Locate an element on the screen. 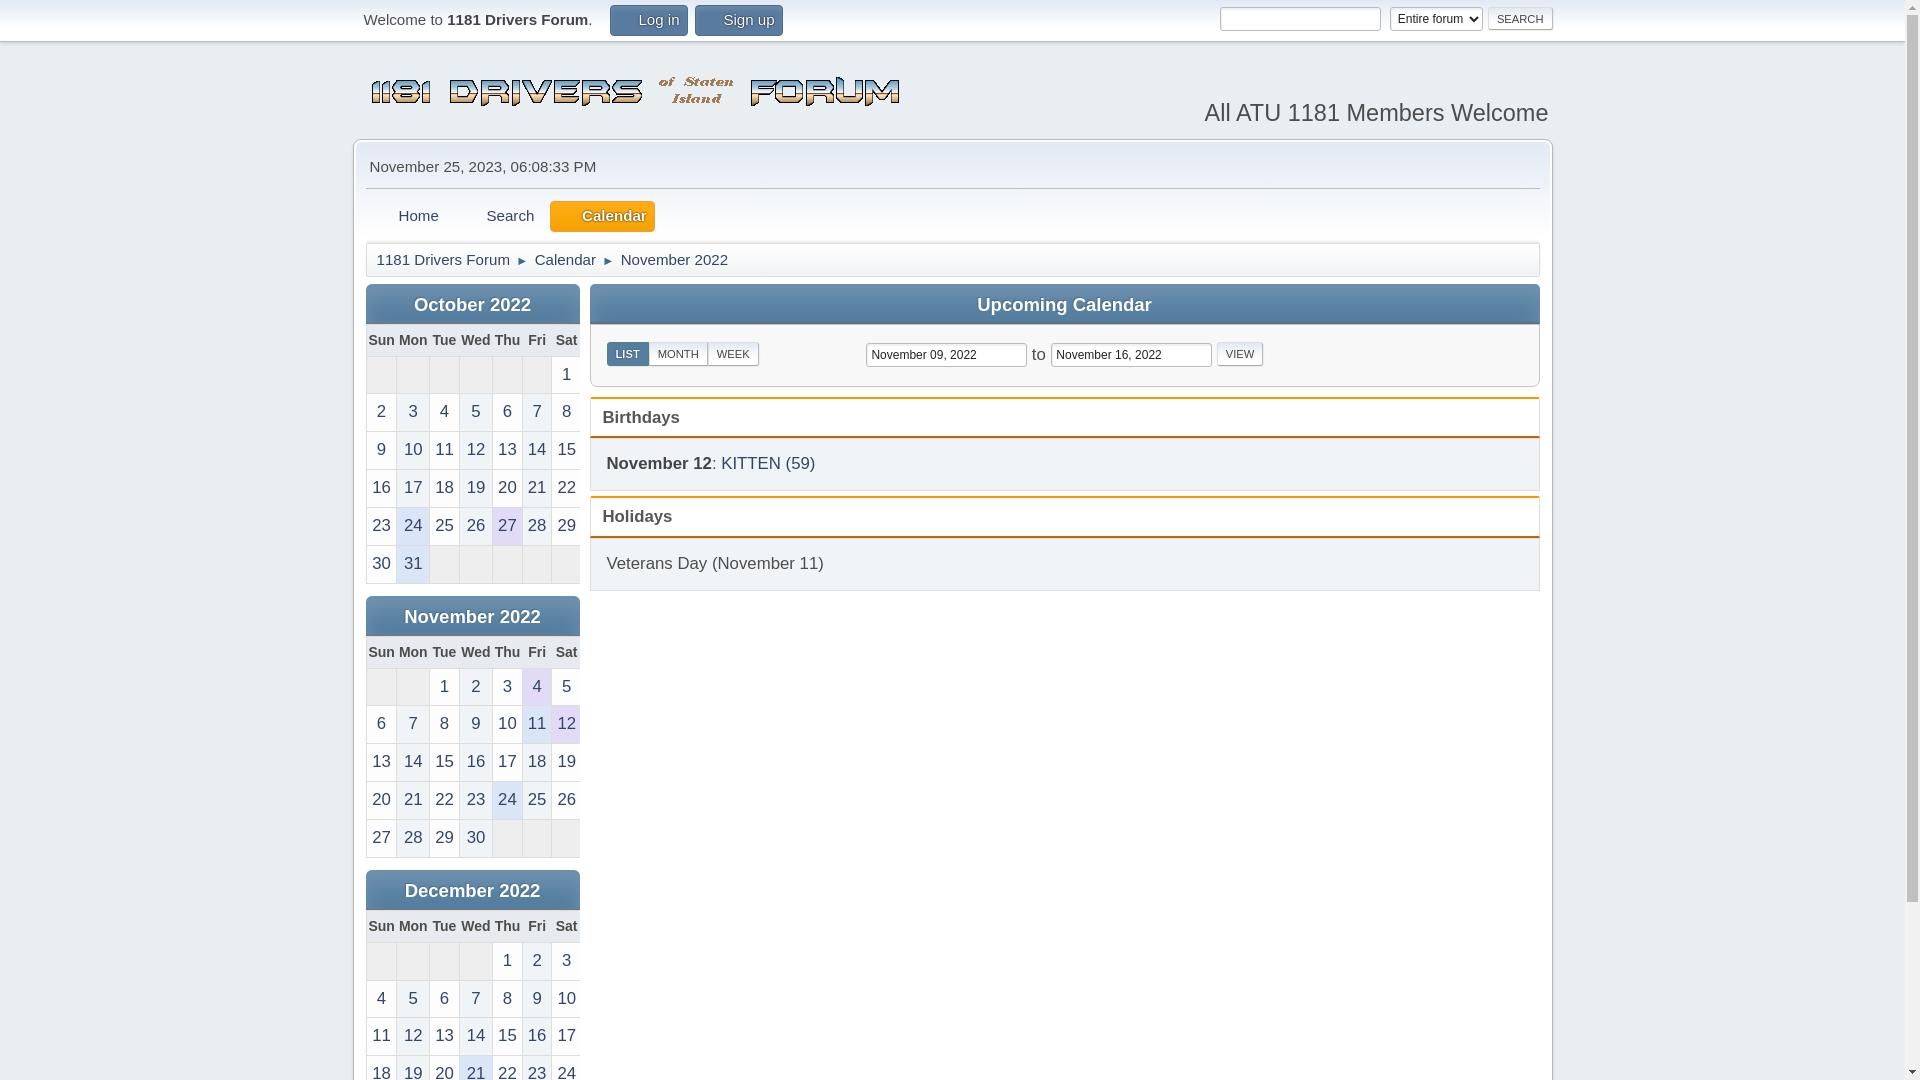  '14' is located at coordinates (411, 762).